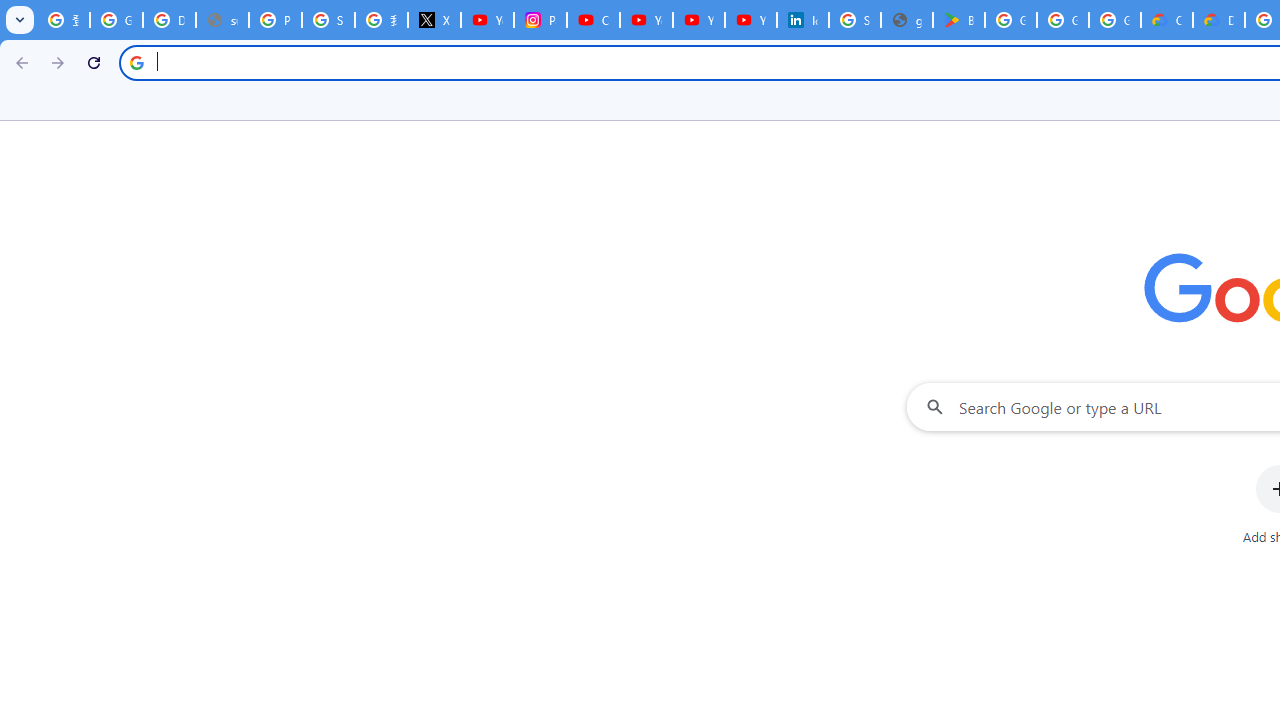  Describe the element at coordinates (222, 20) in the screenshot. I see `'support.google.com - Network error'` at that location.